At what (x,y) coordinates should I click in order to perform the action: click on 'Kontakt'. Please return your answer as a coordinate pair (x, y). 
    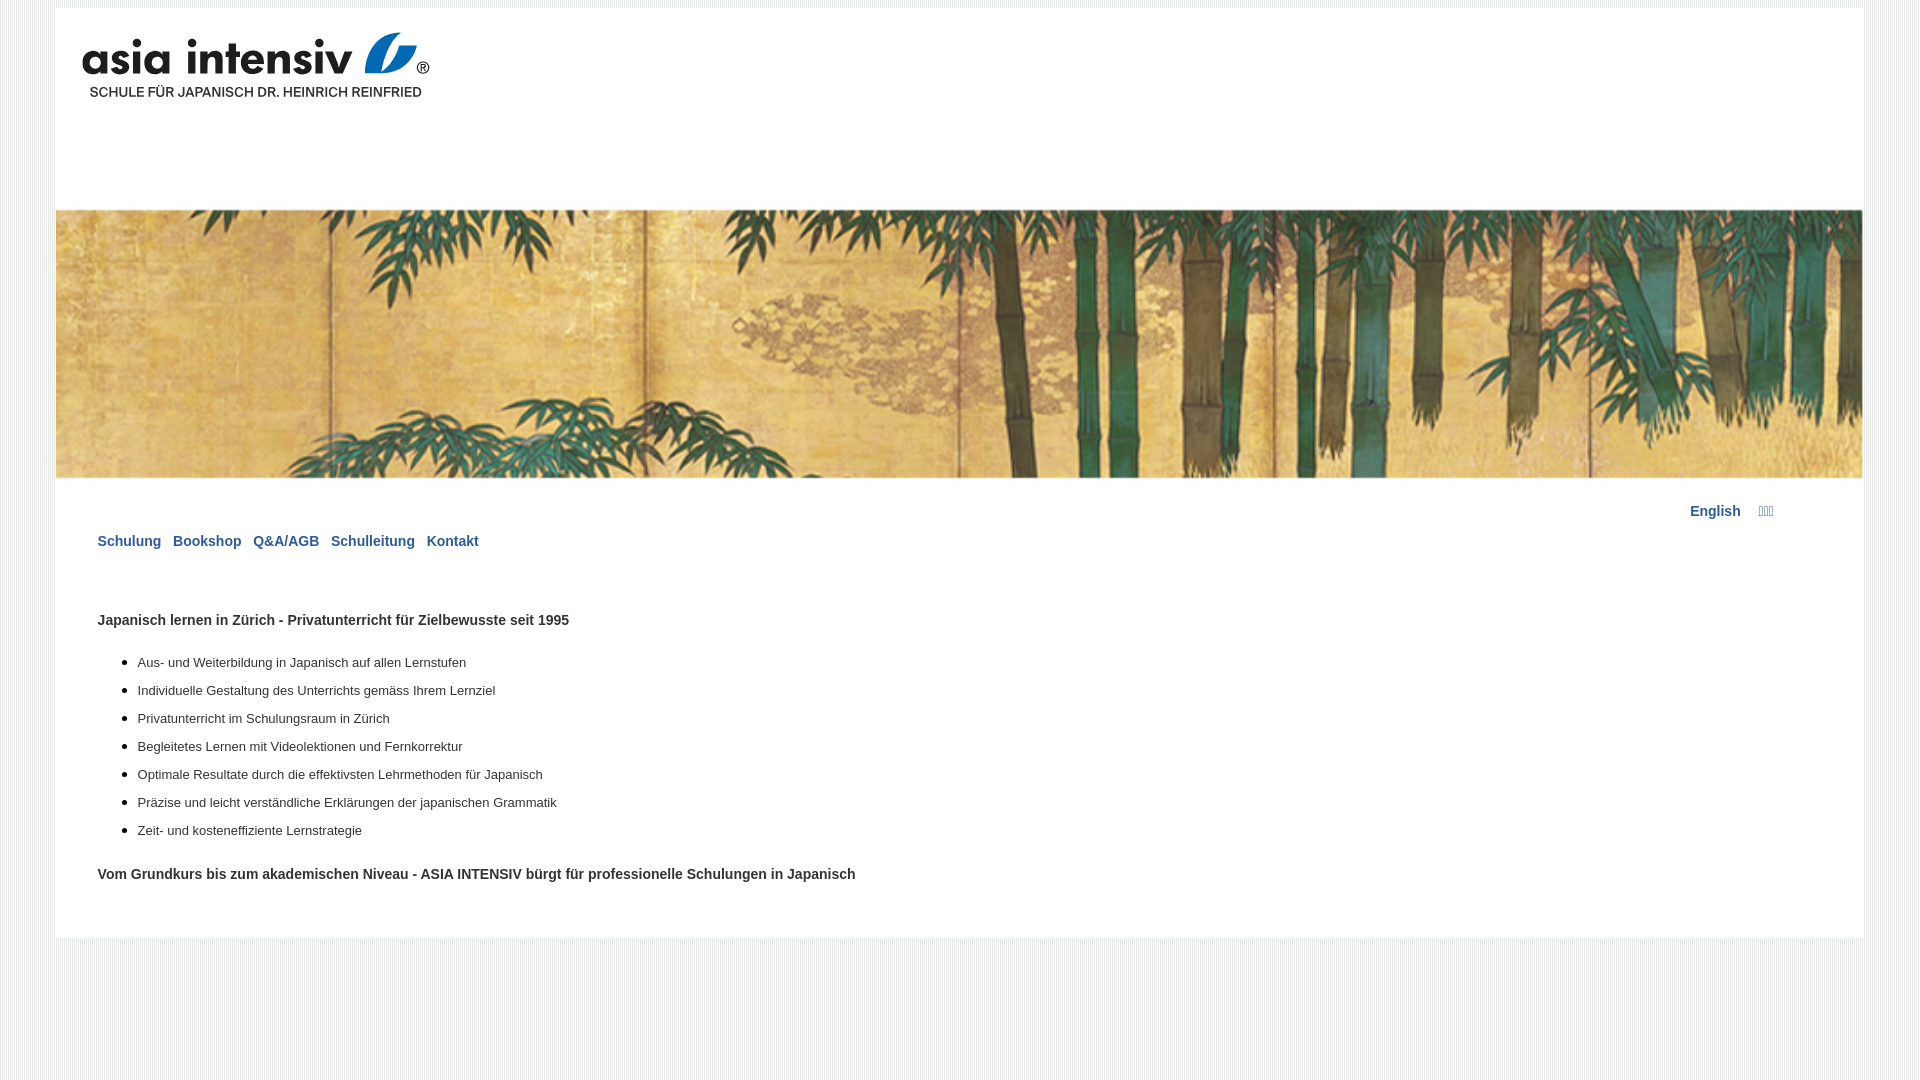
    Looking at the image, I should click on (451, 540).